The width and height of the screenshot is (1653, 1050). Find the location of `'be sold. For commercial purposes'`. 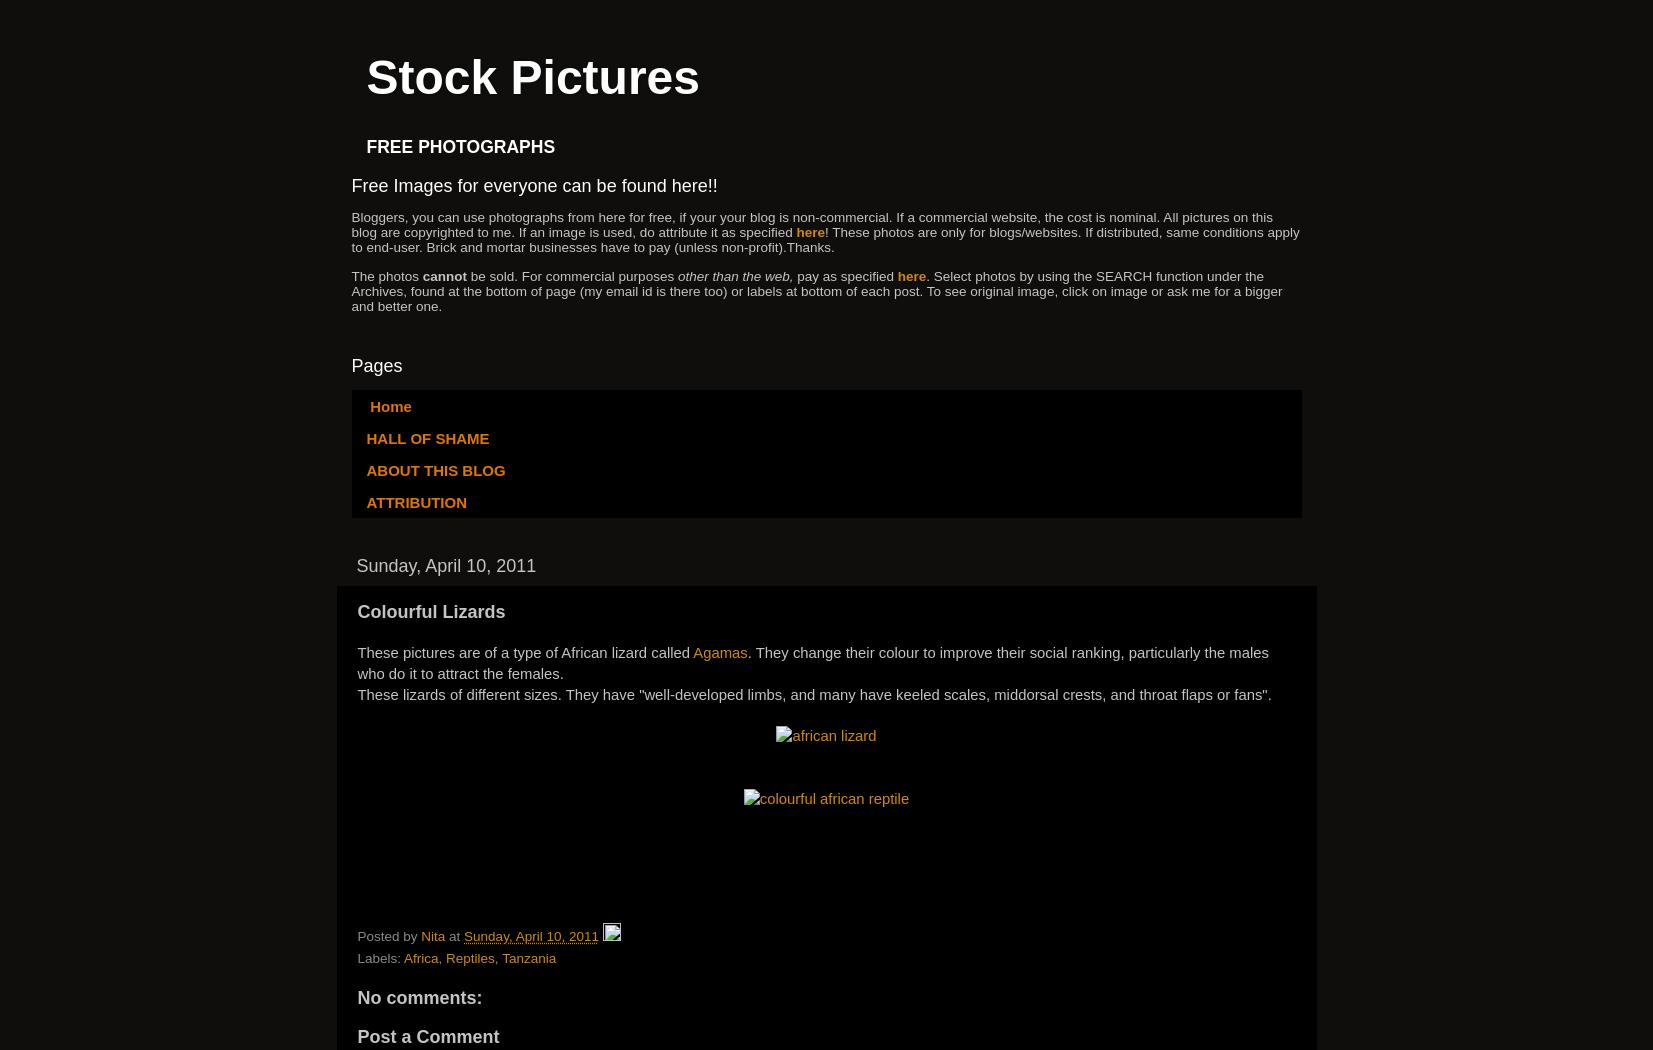

'be sold. For commercial purposes' is located at coordinates (572, 274).